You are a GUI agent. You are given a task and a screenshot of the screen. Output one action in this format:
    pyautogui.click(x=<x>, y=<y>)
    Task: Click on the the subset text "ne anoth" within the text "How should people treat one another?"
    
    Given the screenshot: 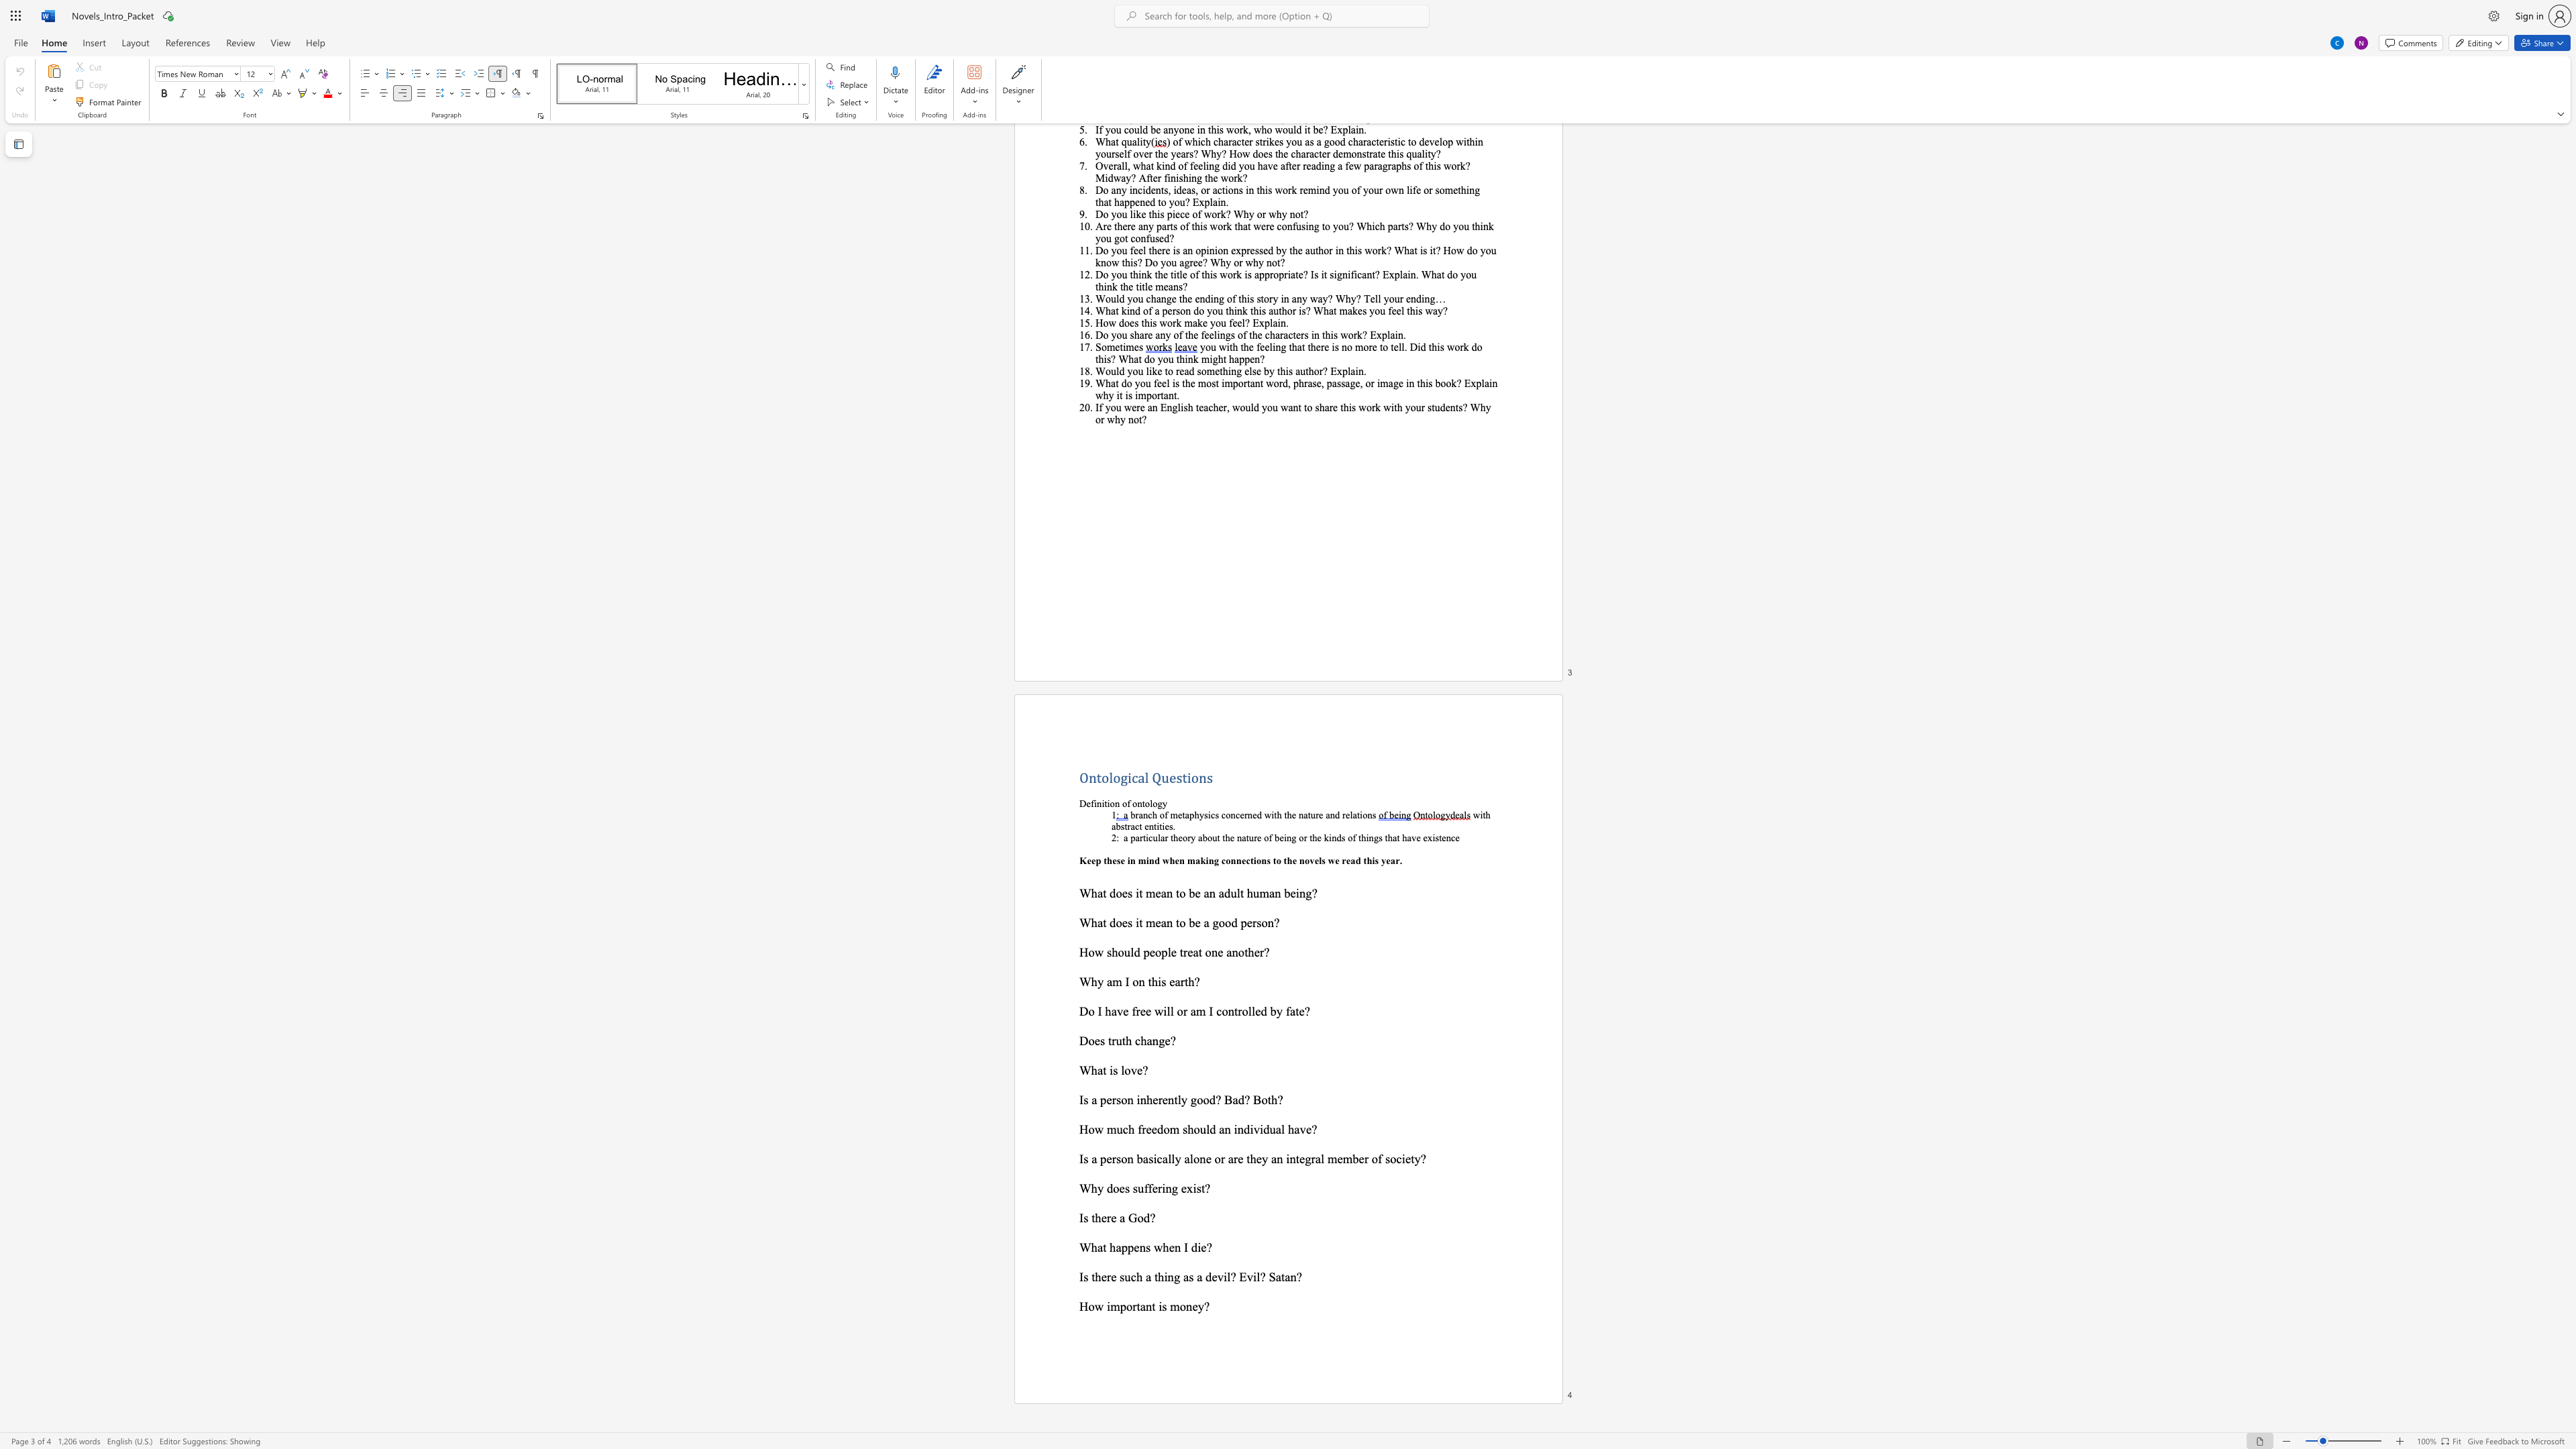 What is the action you would take?
    pyautogui.click(x=1211, y=951)
    